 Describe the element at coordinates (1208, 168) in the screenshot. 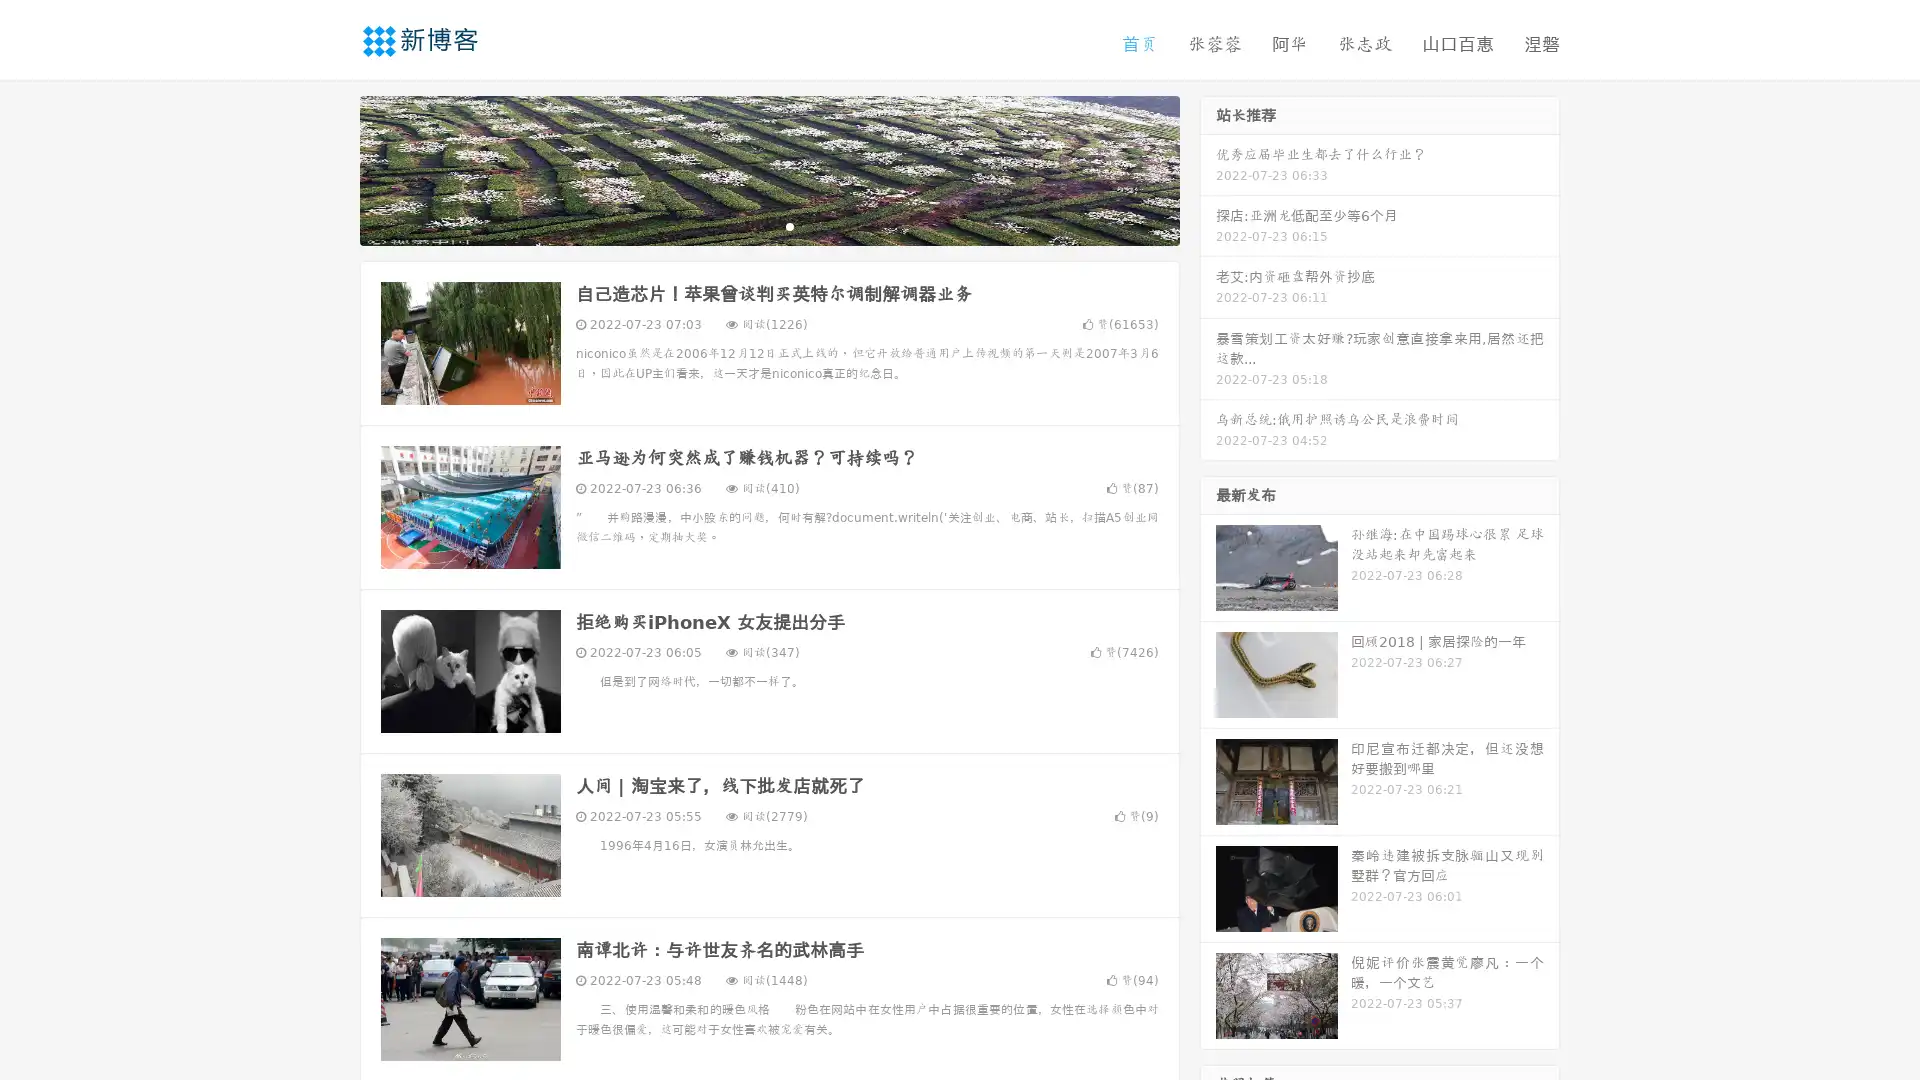

I see `Next slide` at that location.